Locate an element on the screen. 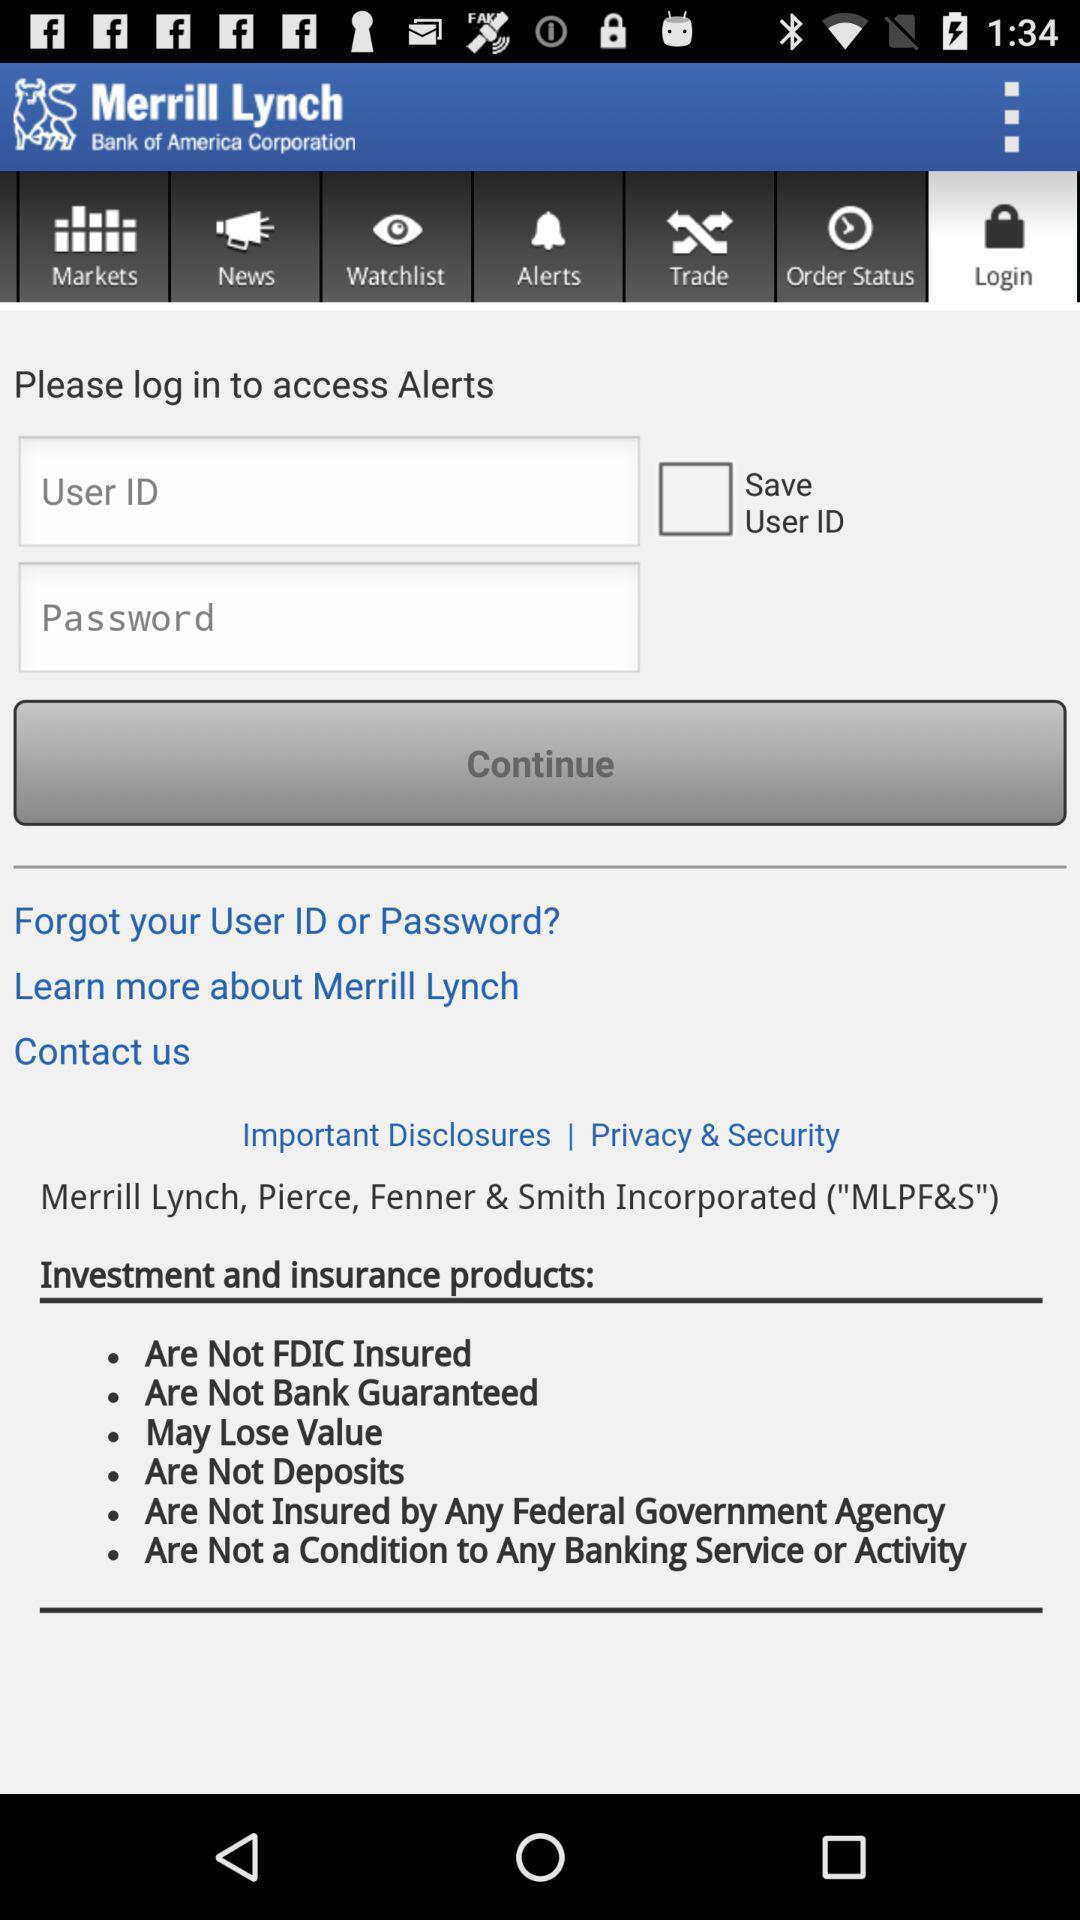 The image size is (1080, 1920). the lock icon is located at coordinates (1002, 252).